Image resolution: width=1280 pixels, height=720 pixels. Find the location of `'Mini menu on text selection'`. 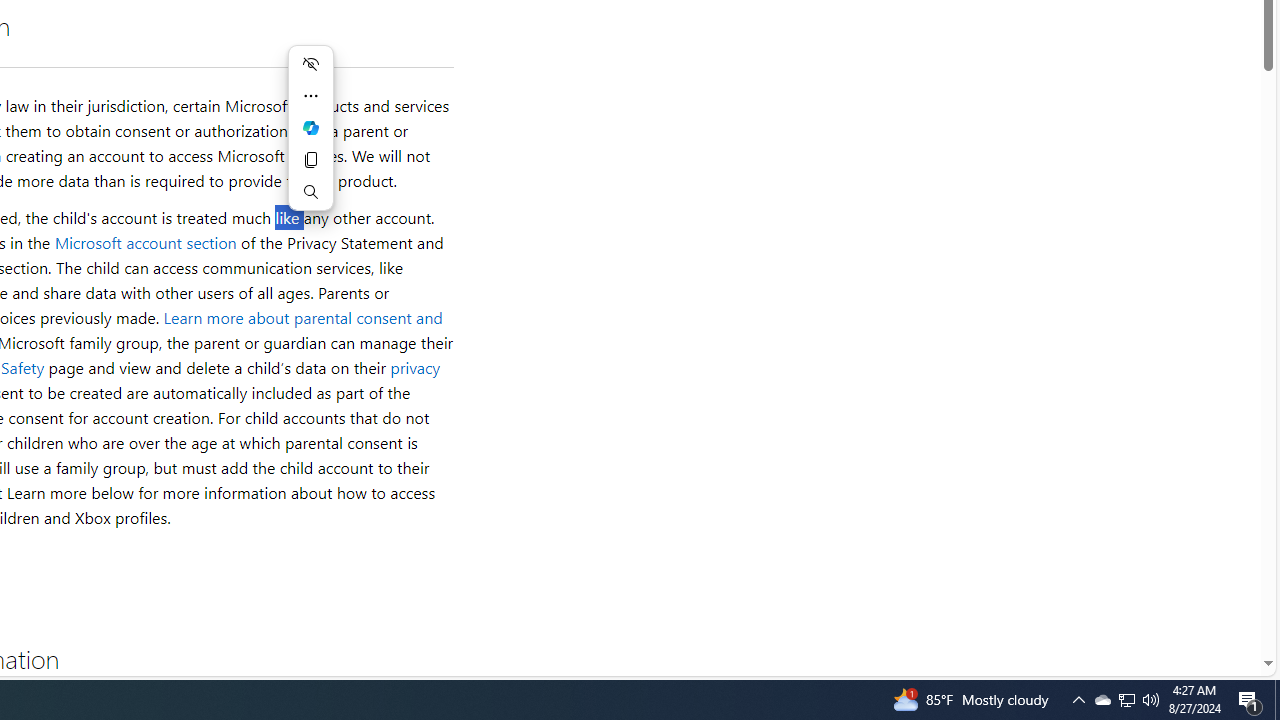

'Mini menu on text selection' is located at coordinates (310, 139).